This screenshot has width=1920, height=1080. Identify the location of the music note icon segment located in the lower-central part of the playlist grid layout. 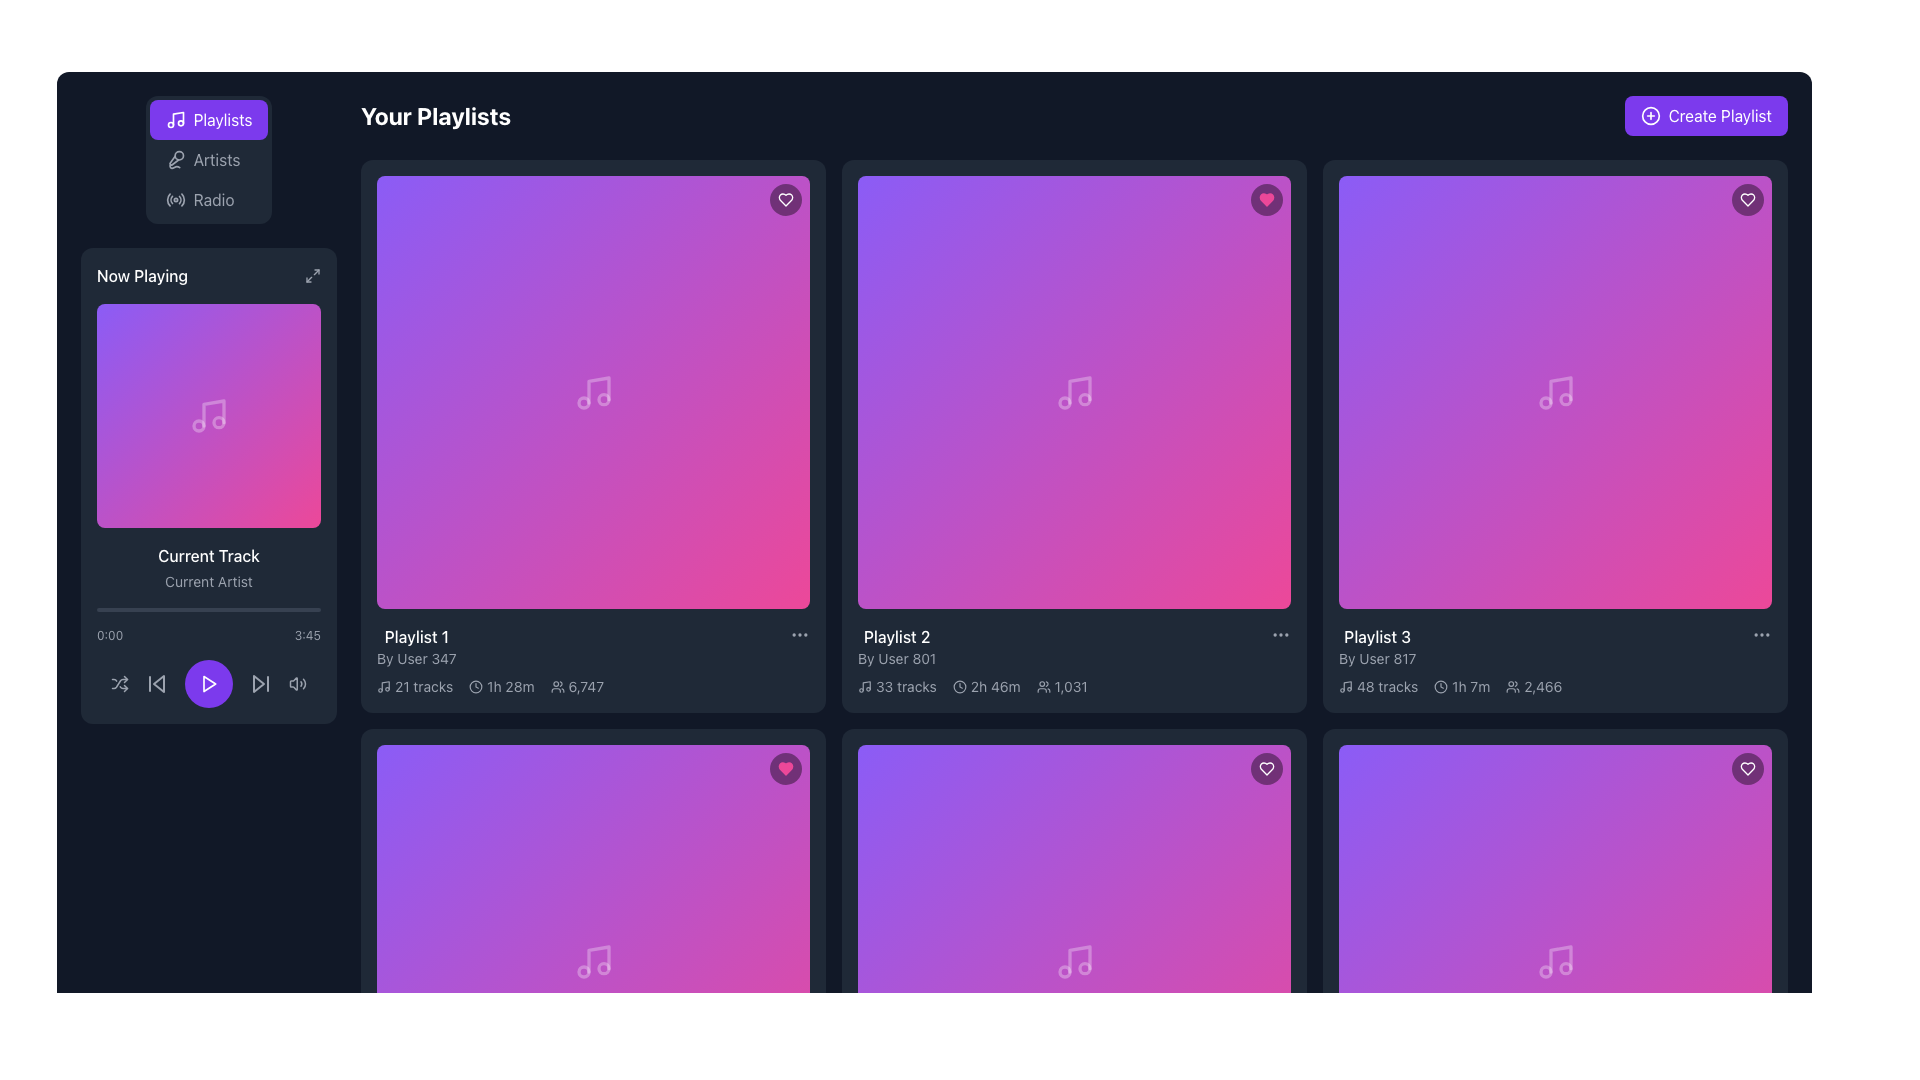
(1078, 958).